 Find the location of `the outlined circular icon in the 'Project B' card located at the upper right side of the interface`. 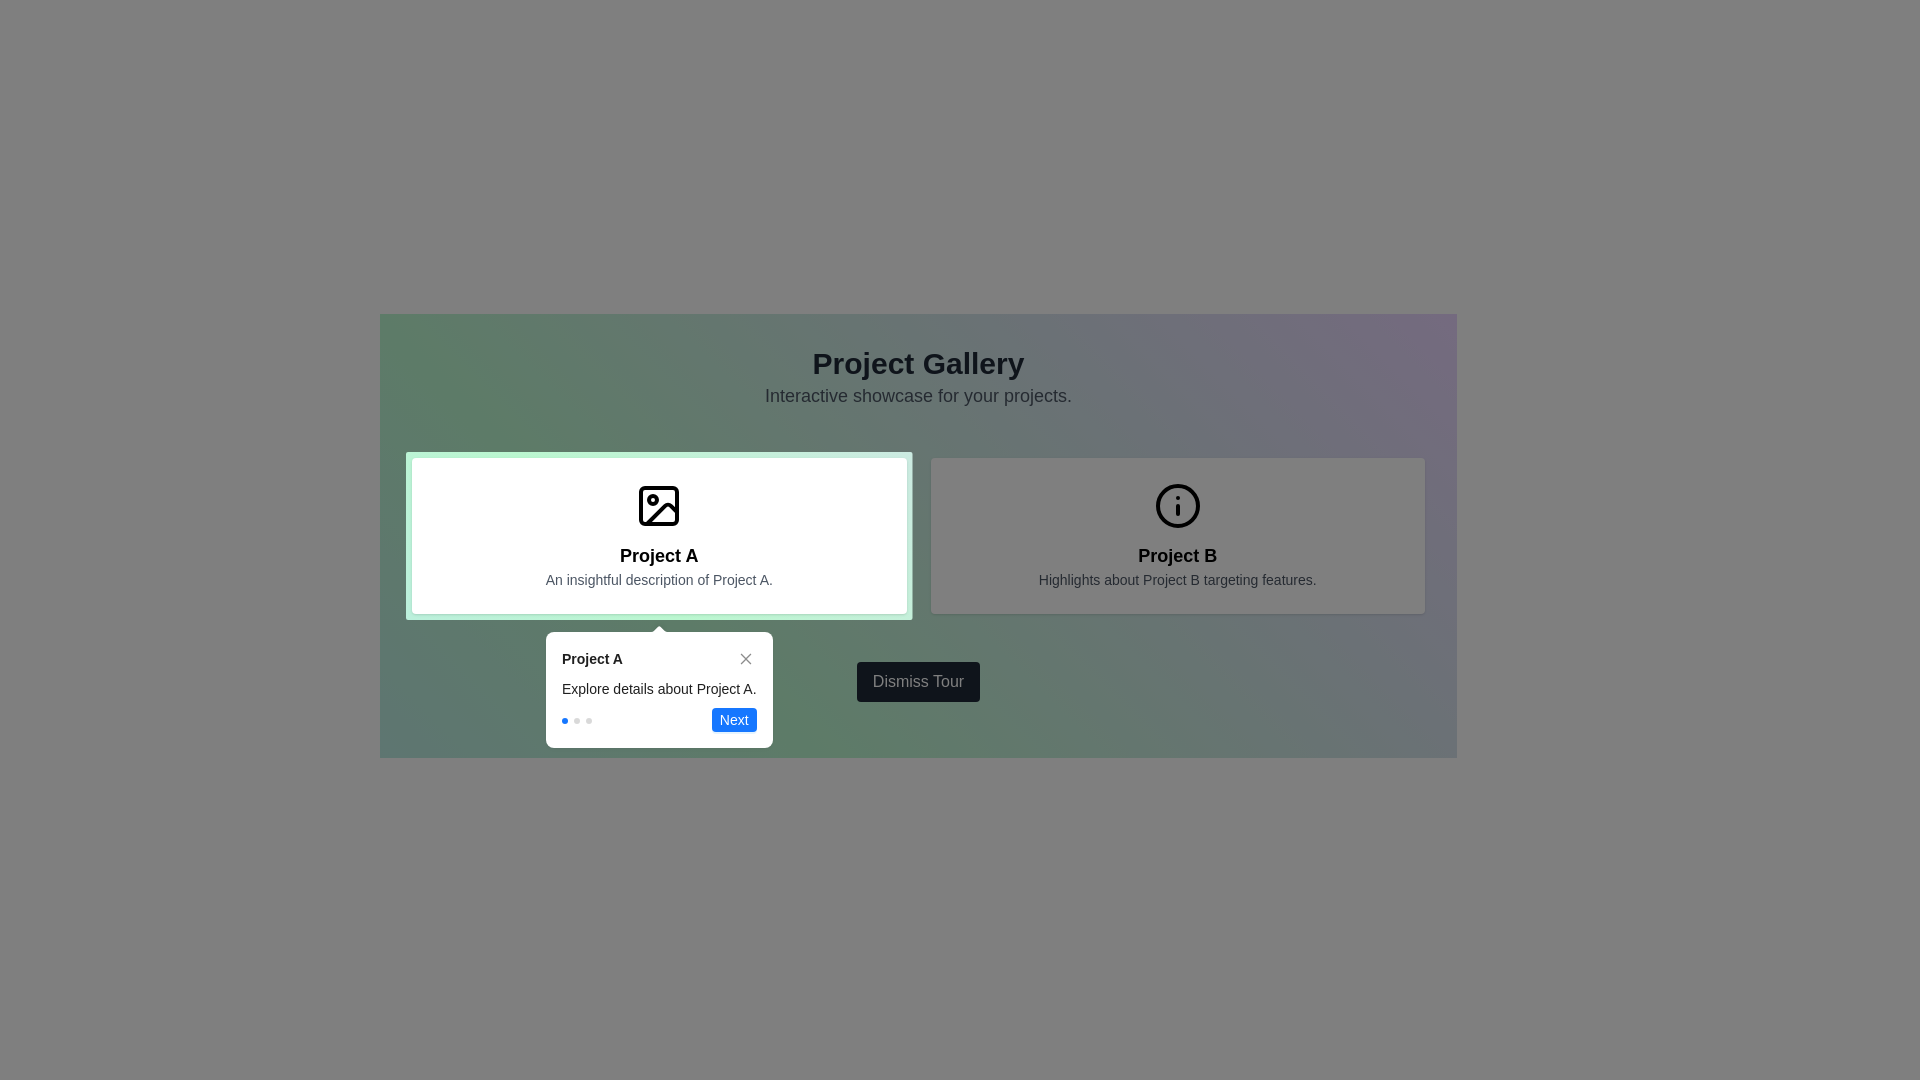

the outlined circular icon in the 'Project B' card located at the upper right side of the interface is located at coordinates (1177, 504).